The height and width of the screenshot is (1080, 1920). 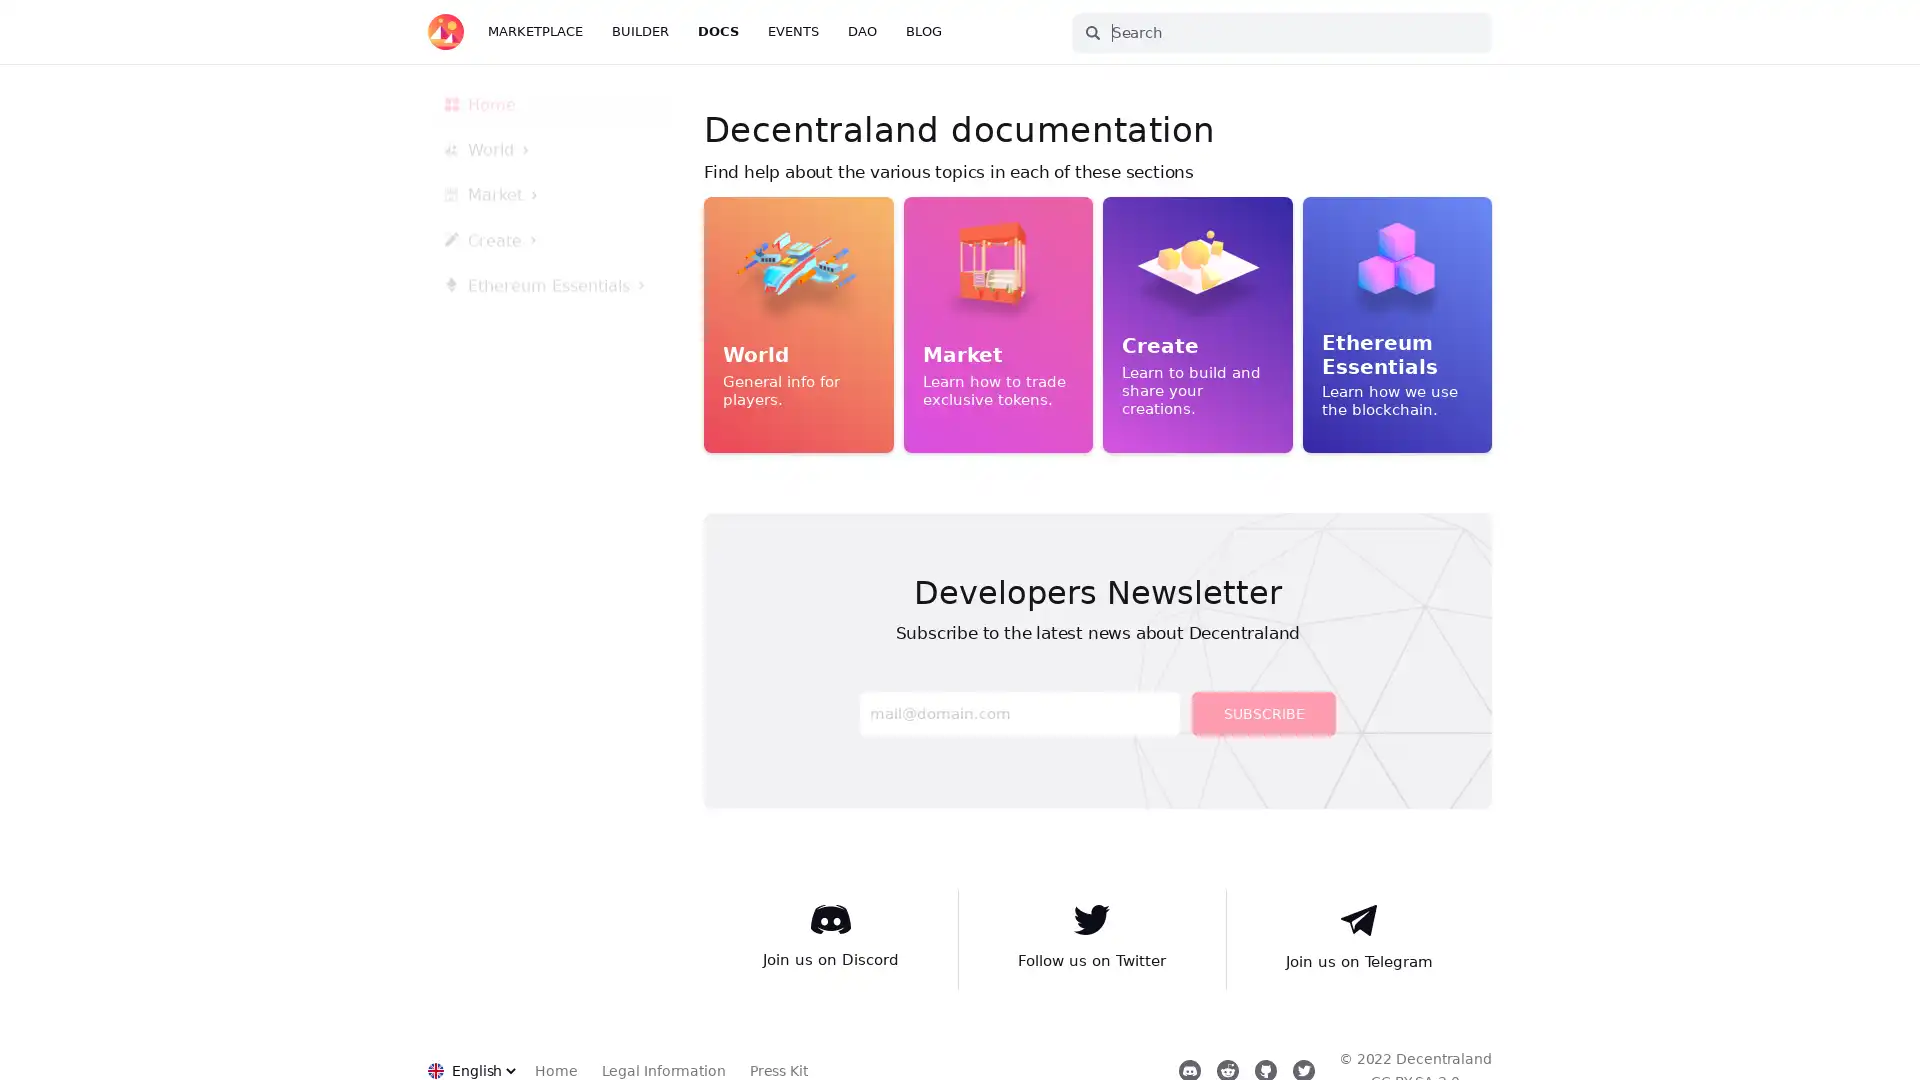 I want to click on SUBSCRIBE, so click(x=1262, y=712).